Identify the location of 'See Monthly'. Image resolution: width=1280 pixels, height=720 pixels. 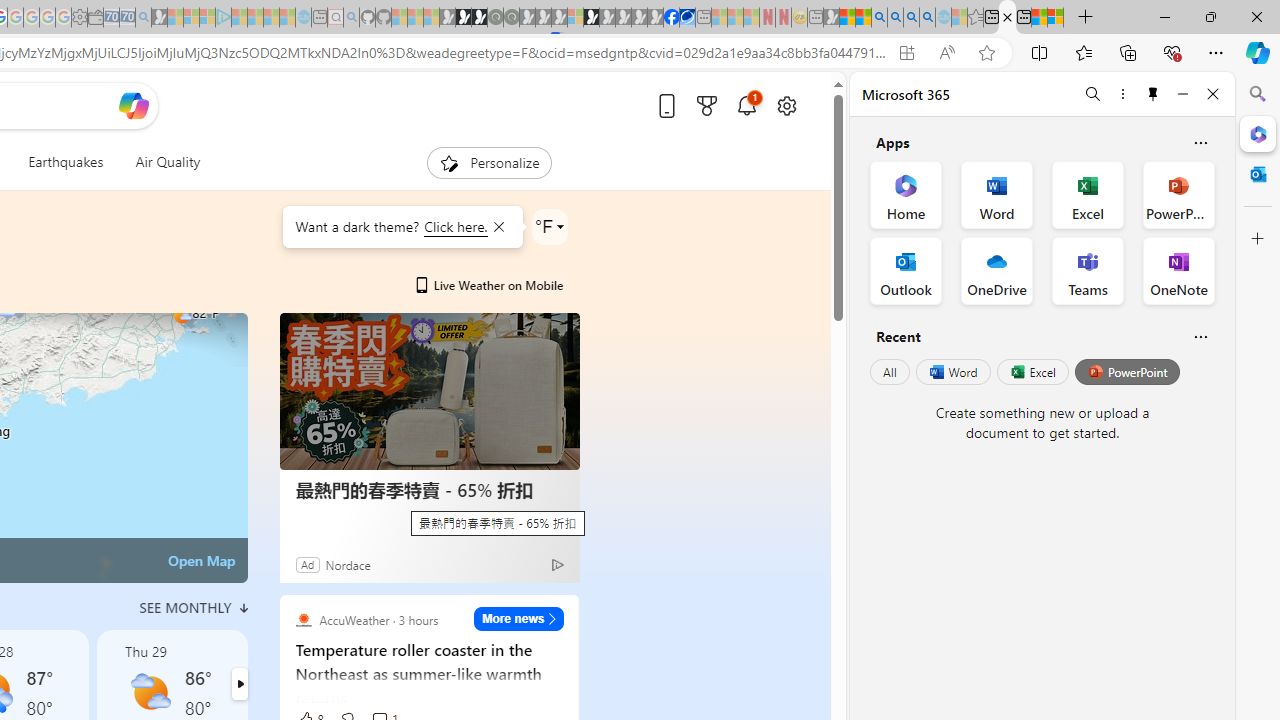
(193, 607).